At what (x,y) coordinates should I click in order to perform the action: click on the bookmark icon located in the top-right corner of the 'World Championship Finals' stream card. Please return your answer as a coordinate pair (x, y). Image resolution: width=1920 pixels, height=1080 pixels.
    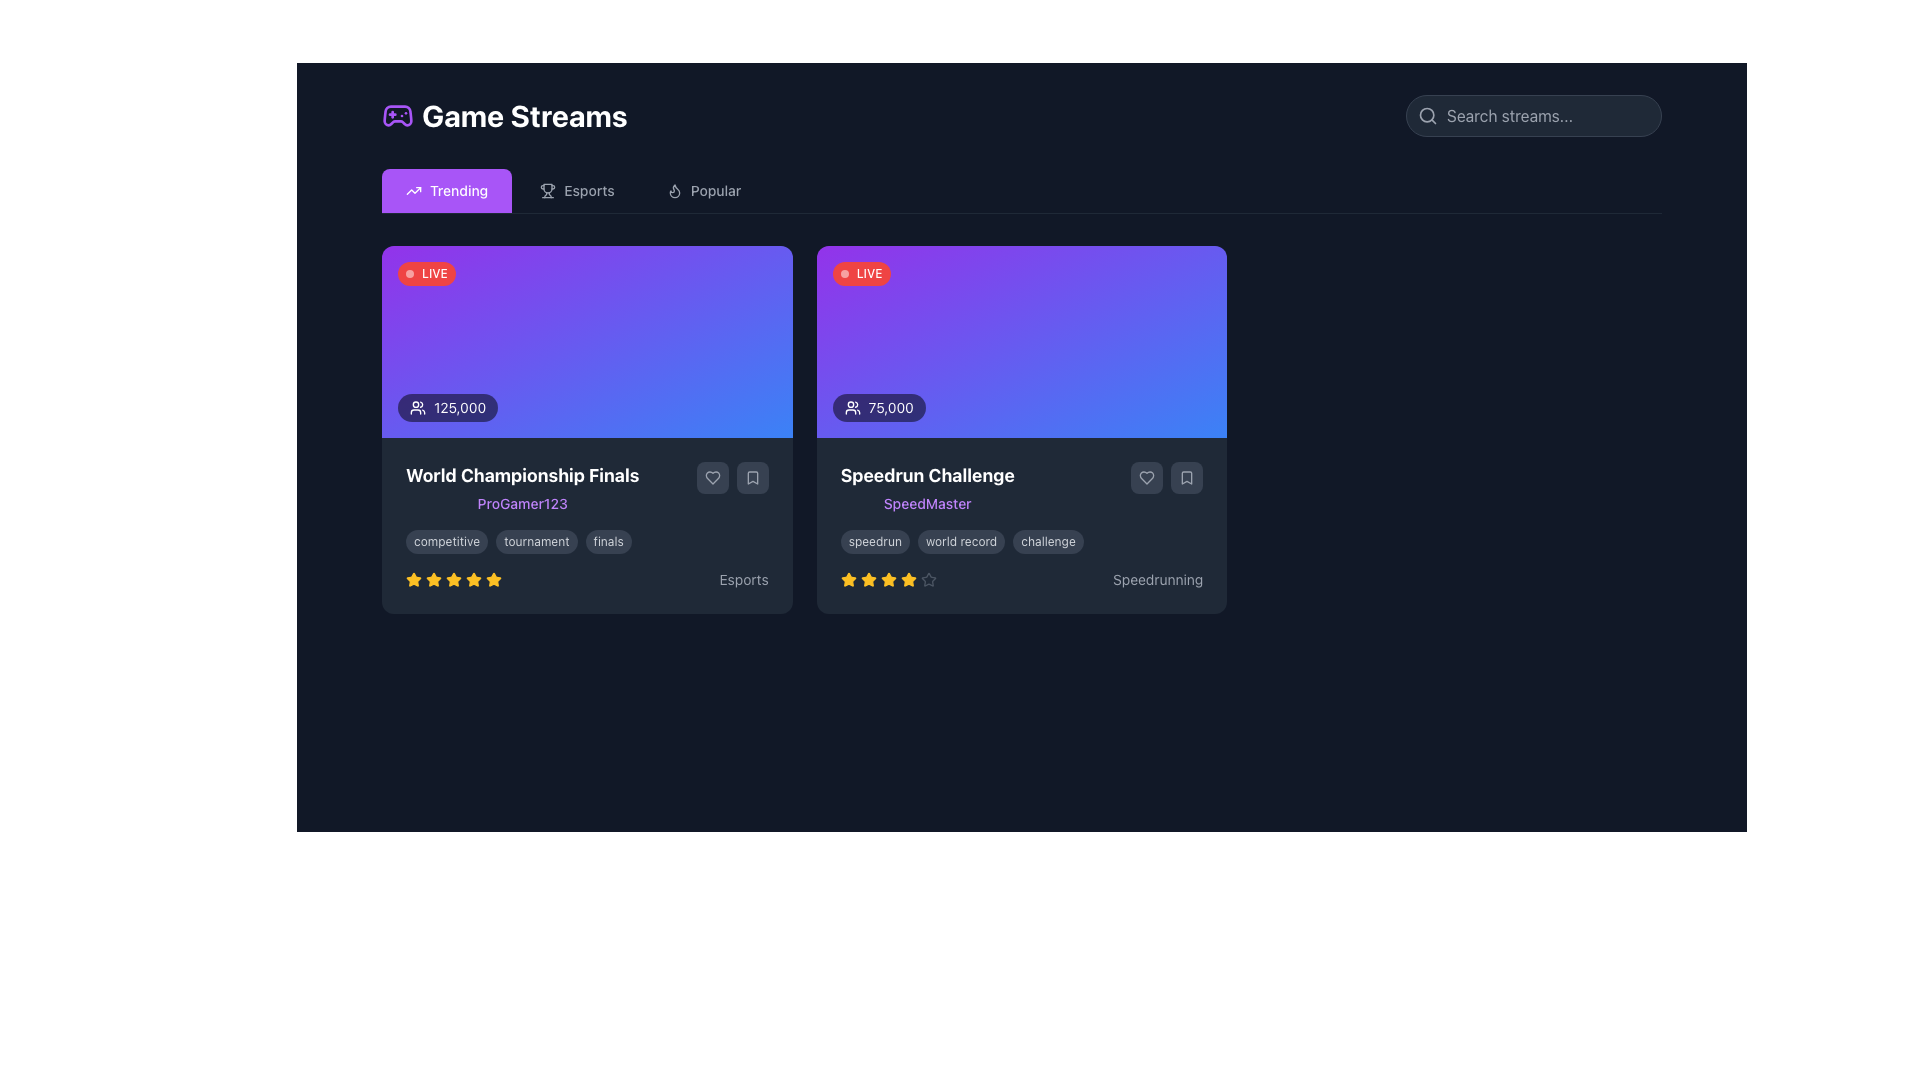
    Looking at the image, I should click on (751, 478).